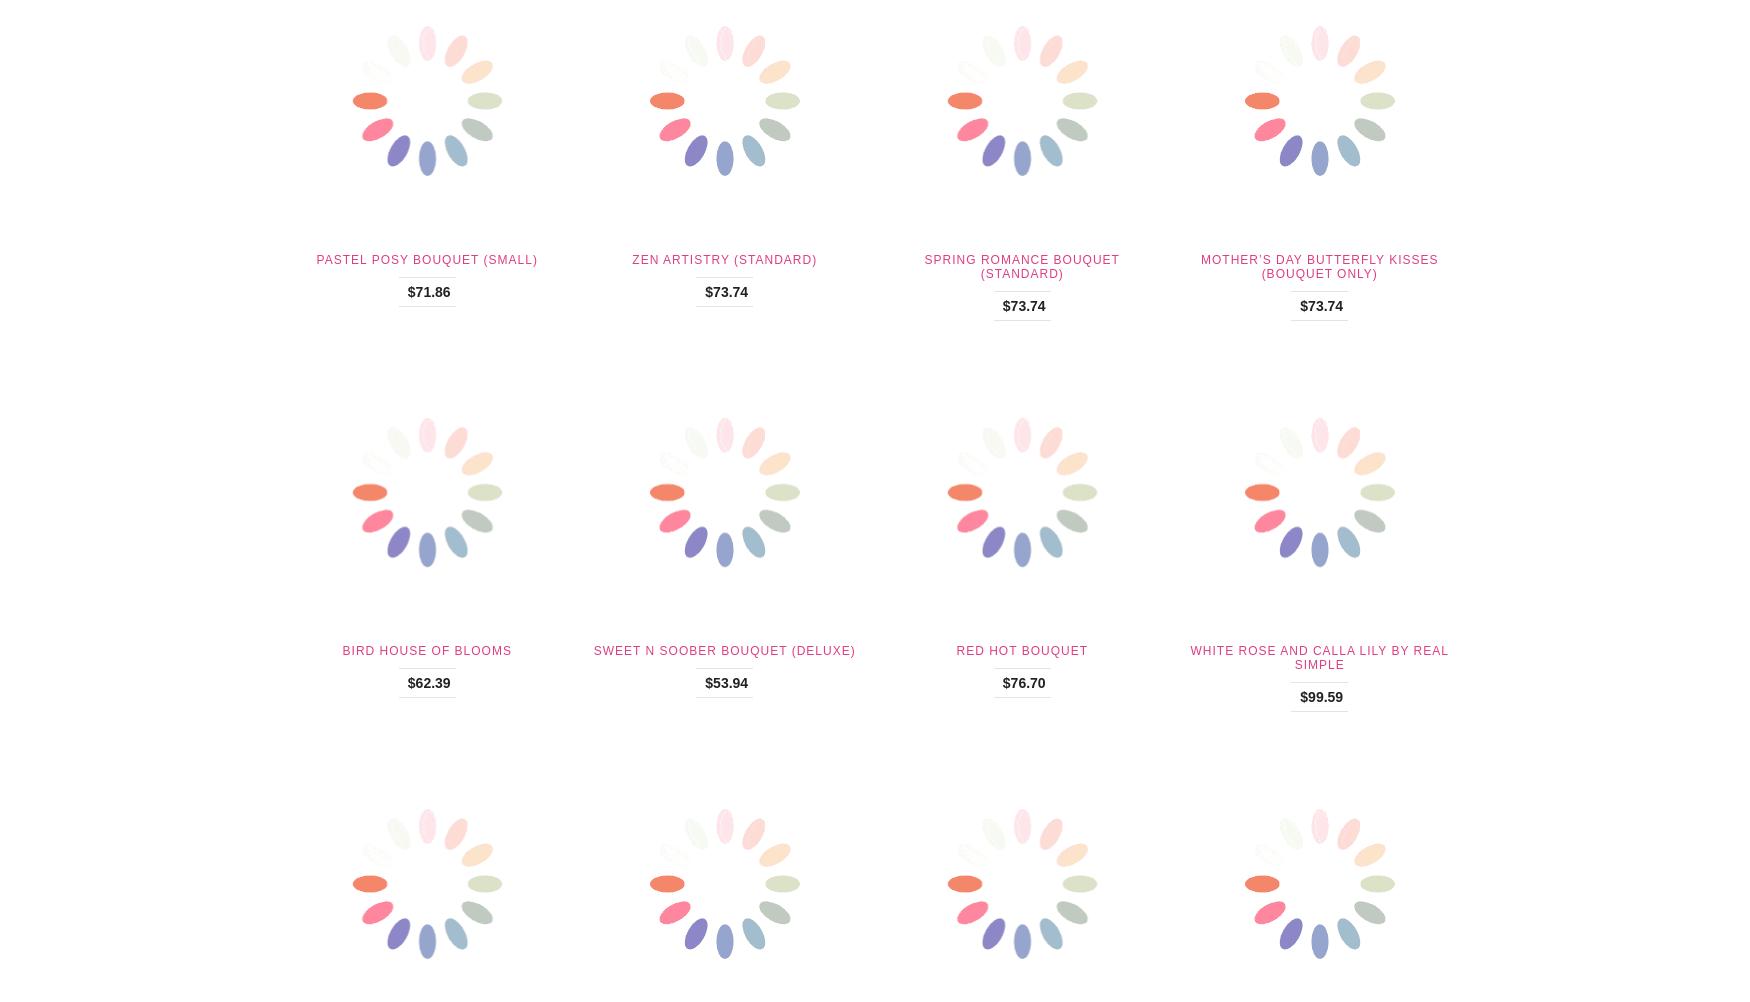 The height and width of the screenshot is (1002, 1750). Describe the element at coordinates (427, 682) in the screenshot. I see `'$62.39'` at that location.